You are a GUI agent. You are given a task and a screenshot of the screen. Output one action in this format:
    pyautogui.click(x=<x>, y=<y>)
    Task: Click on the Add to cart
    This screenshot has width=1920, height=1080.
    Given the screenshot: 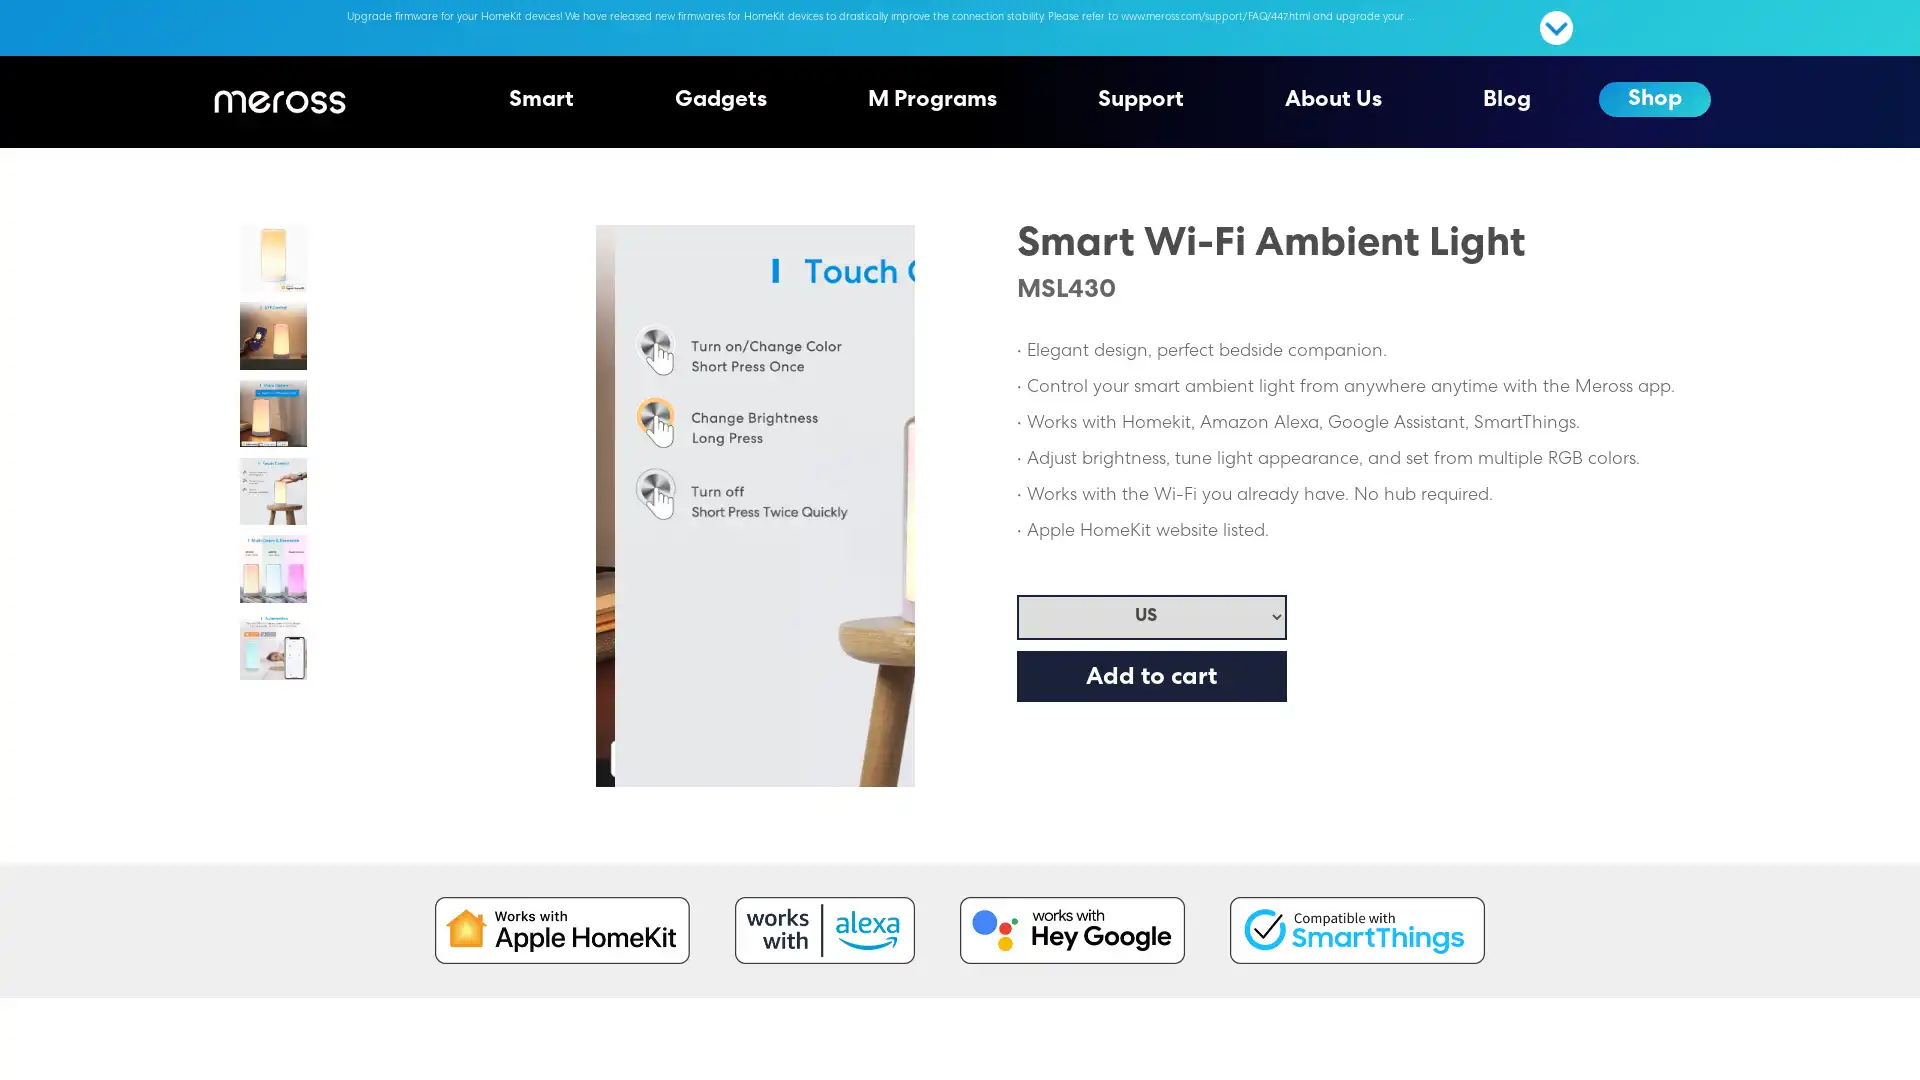 What is the action you would take?
    pyautogui.click(x=1151, y=675)
    